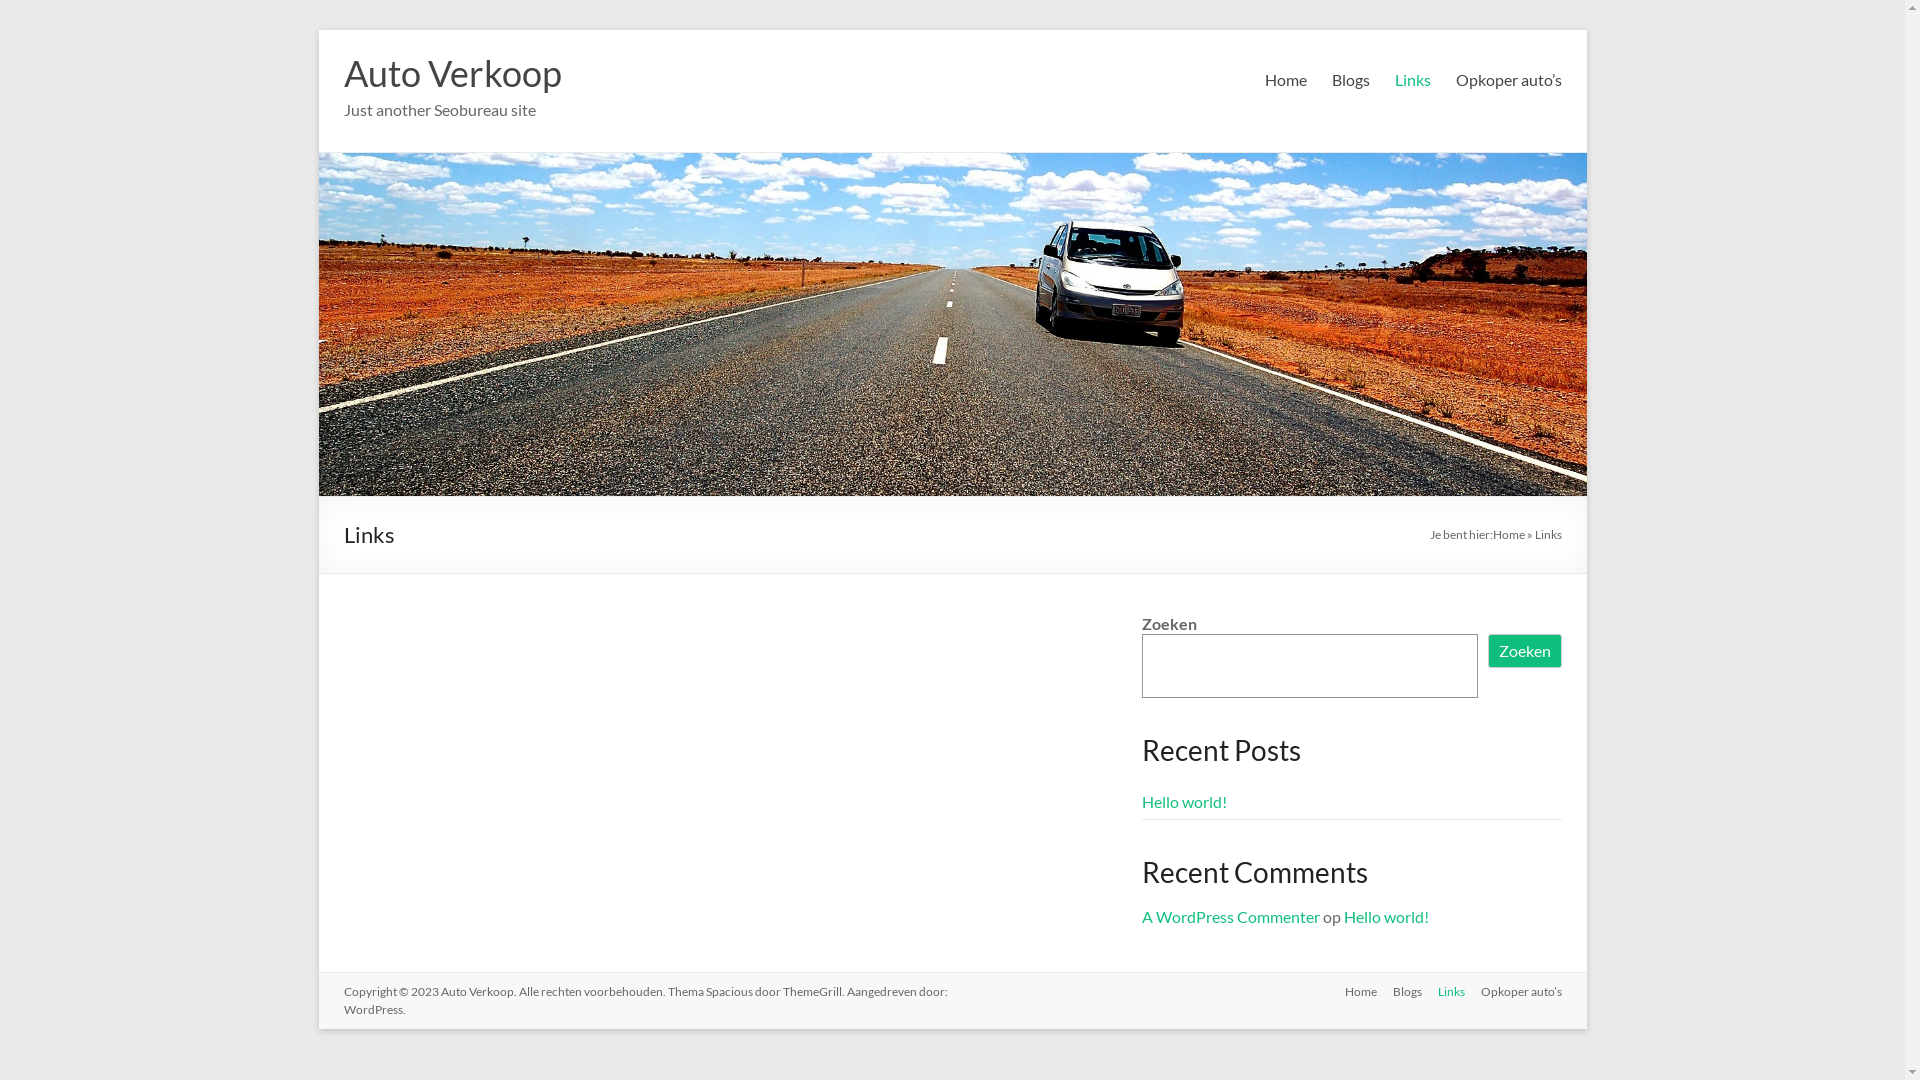 This screenshot has width=1920, height=1080. What do you see at coordinates (1328, 993) in the screenshot?
I see `'Home'` at bounding box center [1328, 993].